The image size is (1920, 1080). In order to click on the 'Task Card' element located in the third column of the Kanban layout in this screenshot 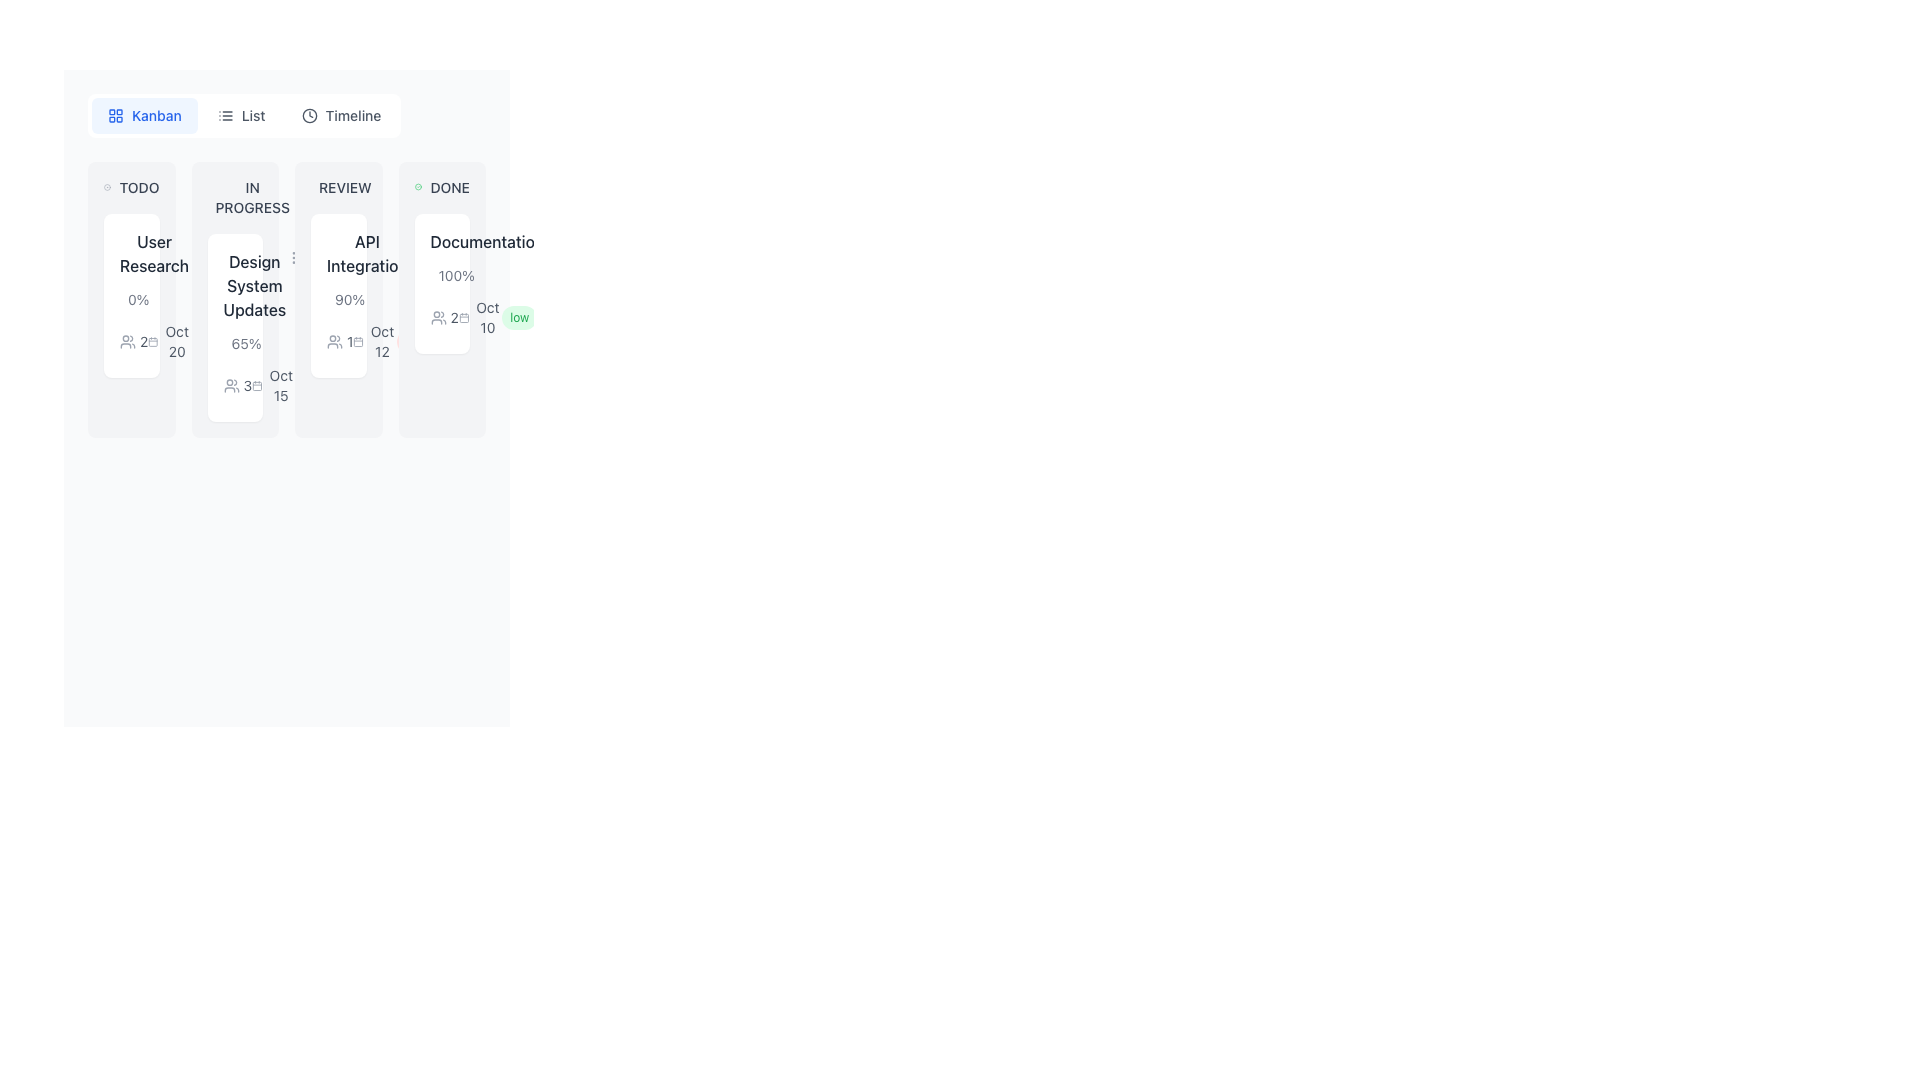, I will do `click(338, 300)`.